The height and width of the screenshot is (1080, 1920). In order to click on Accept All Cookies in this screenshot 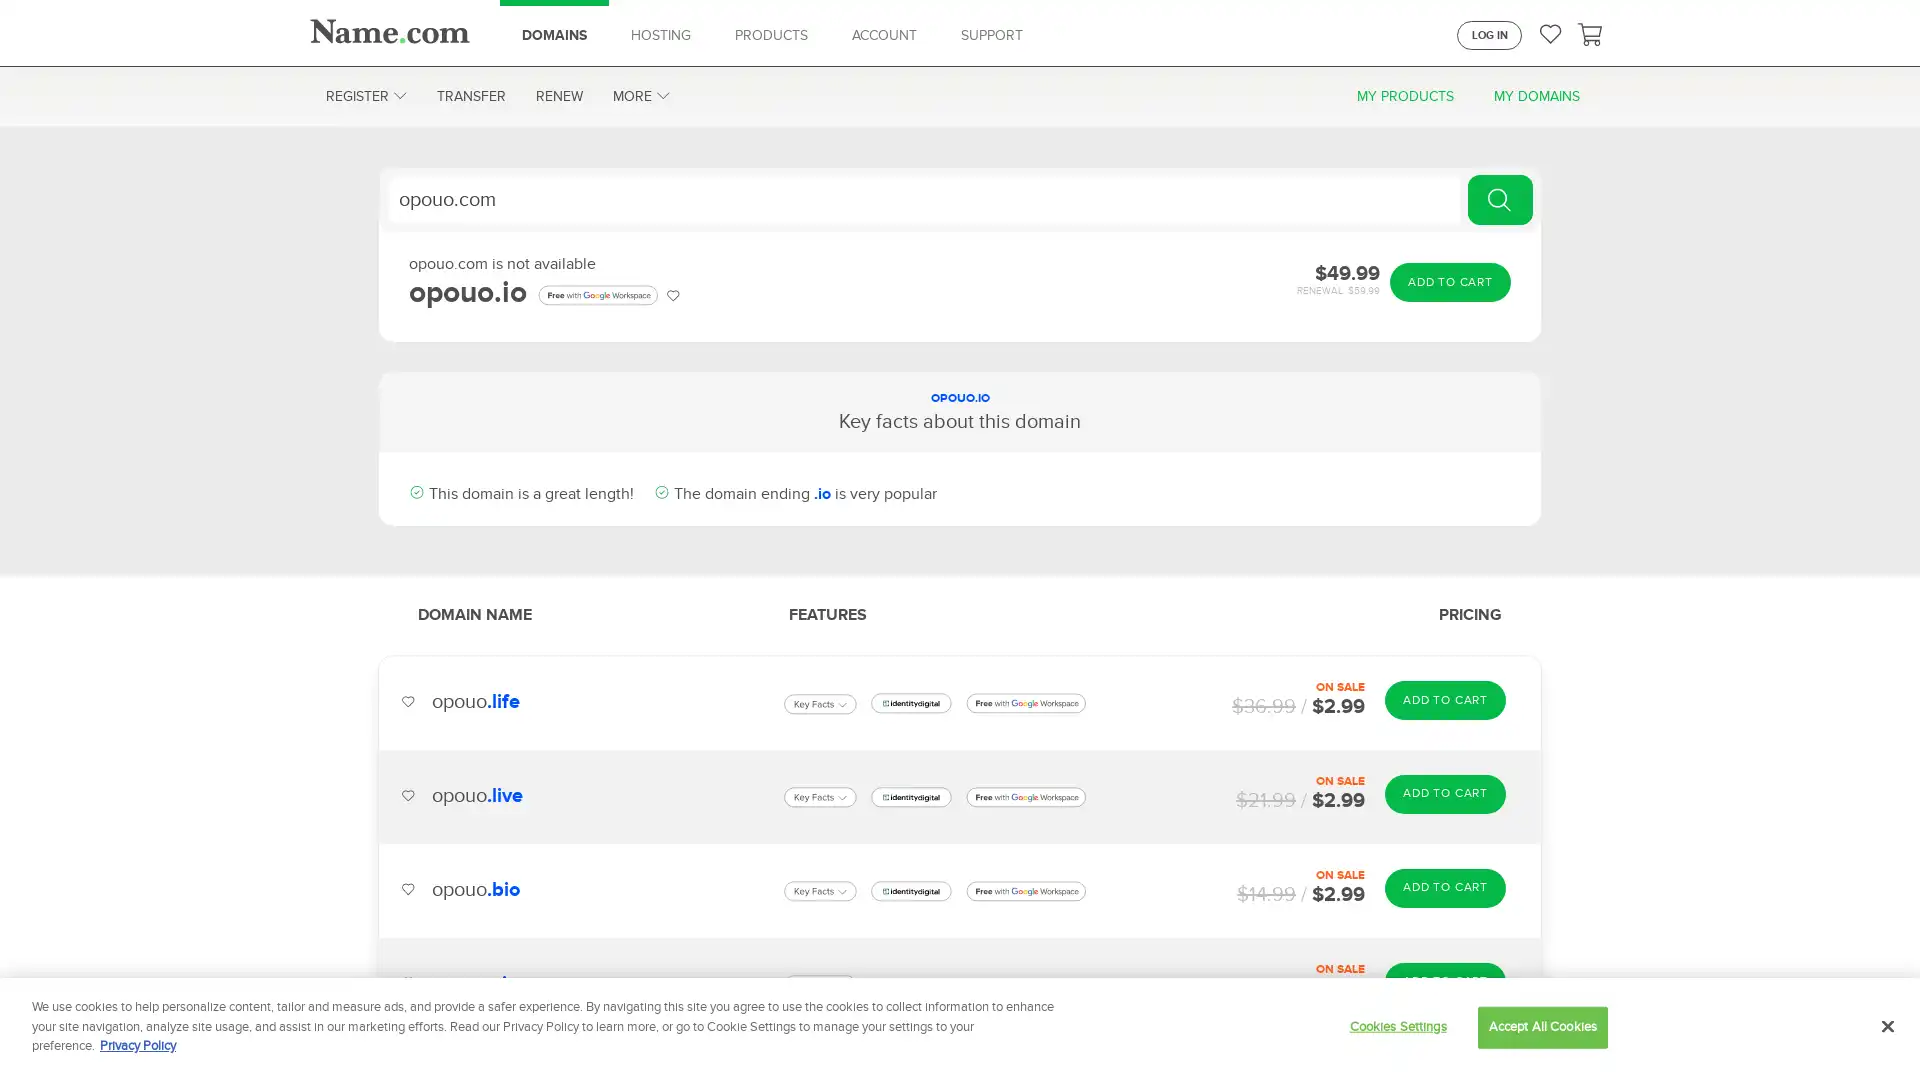, I will do `click(1541, 1026)`.